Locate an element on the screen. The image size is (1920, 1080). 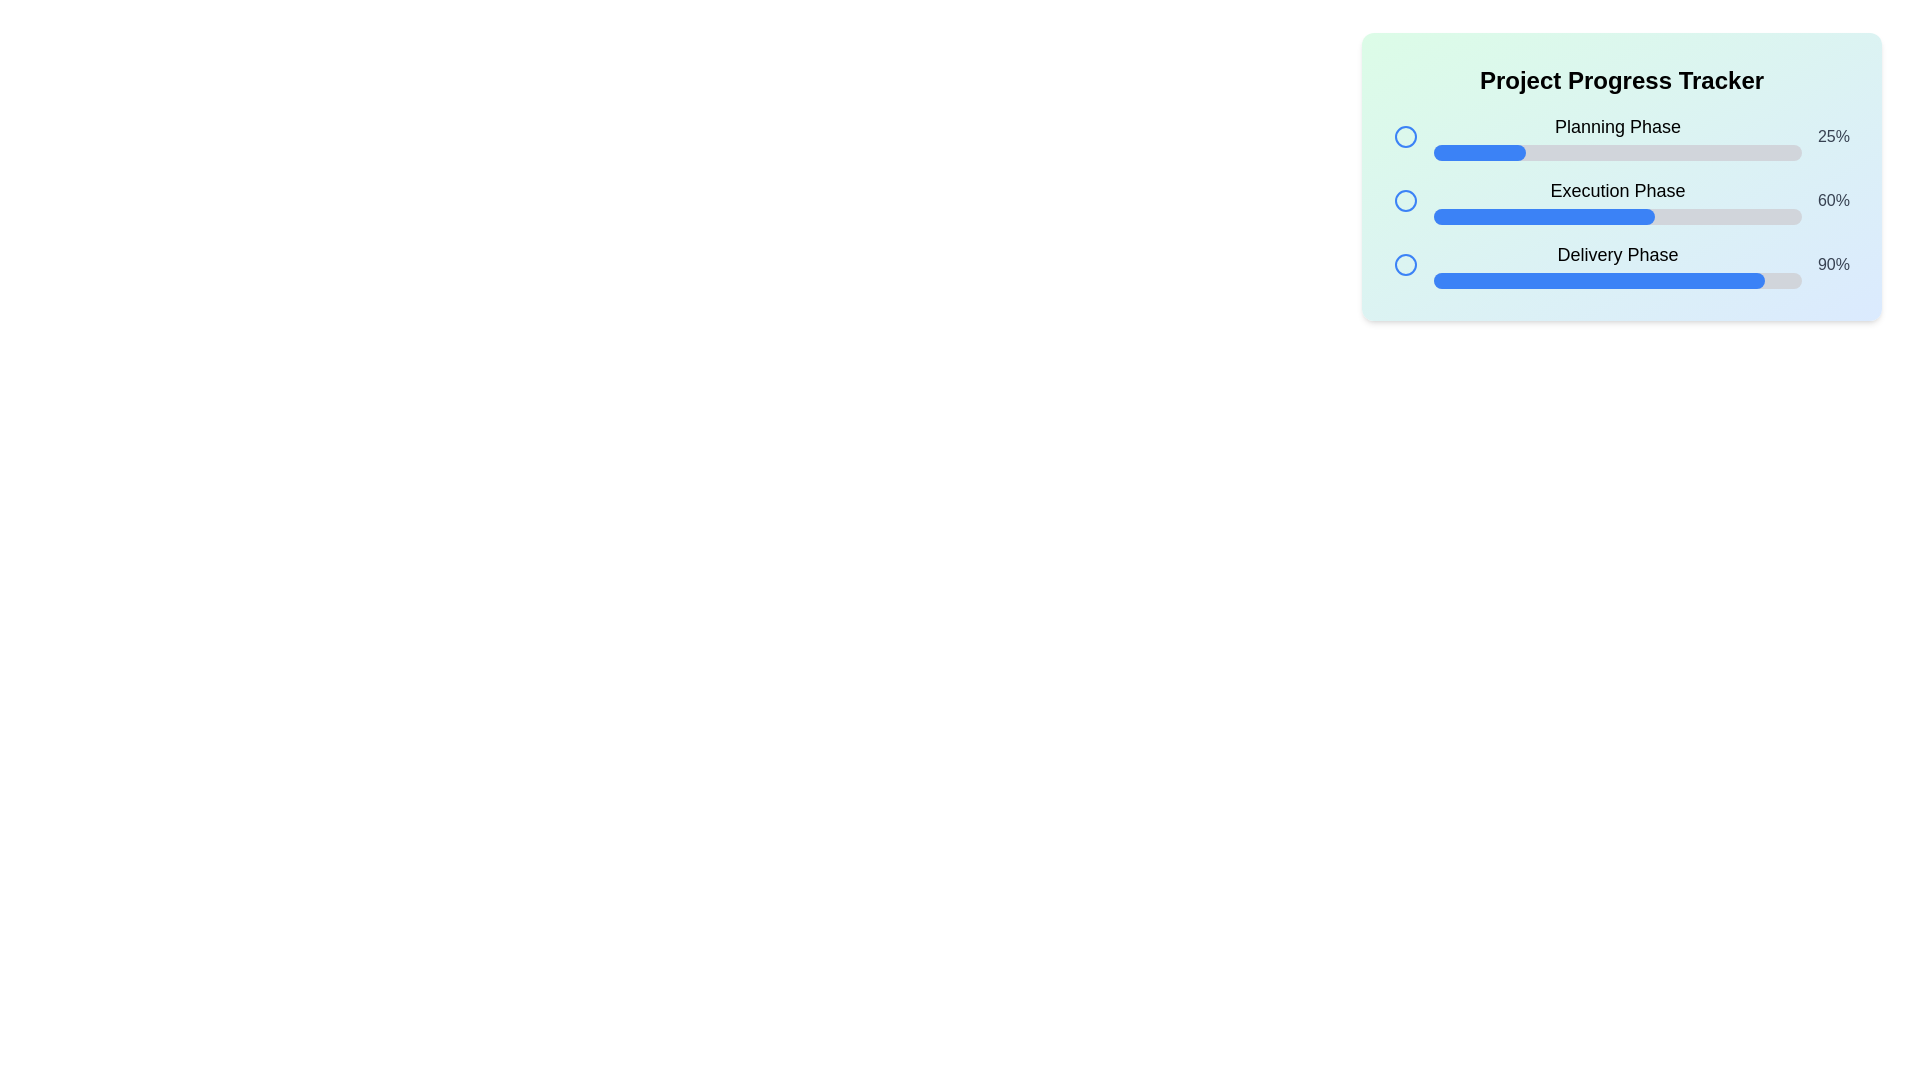
the first circular icon with a blue outline in the 'Project Progress Tracker' panel, aligned with the 'Planning Phase' label is located at coordinates (1405, 136).